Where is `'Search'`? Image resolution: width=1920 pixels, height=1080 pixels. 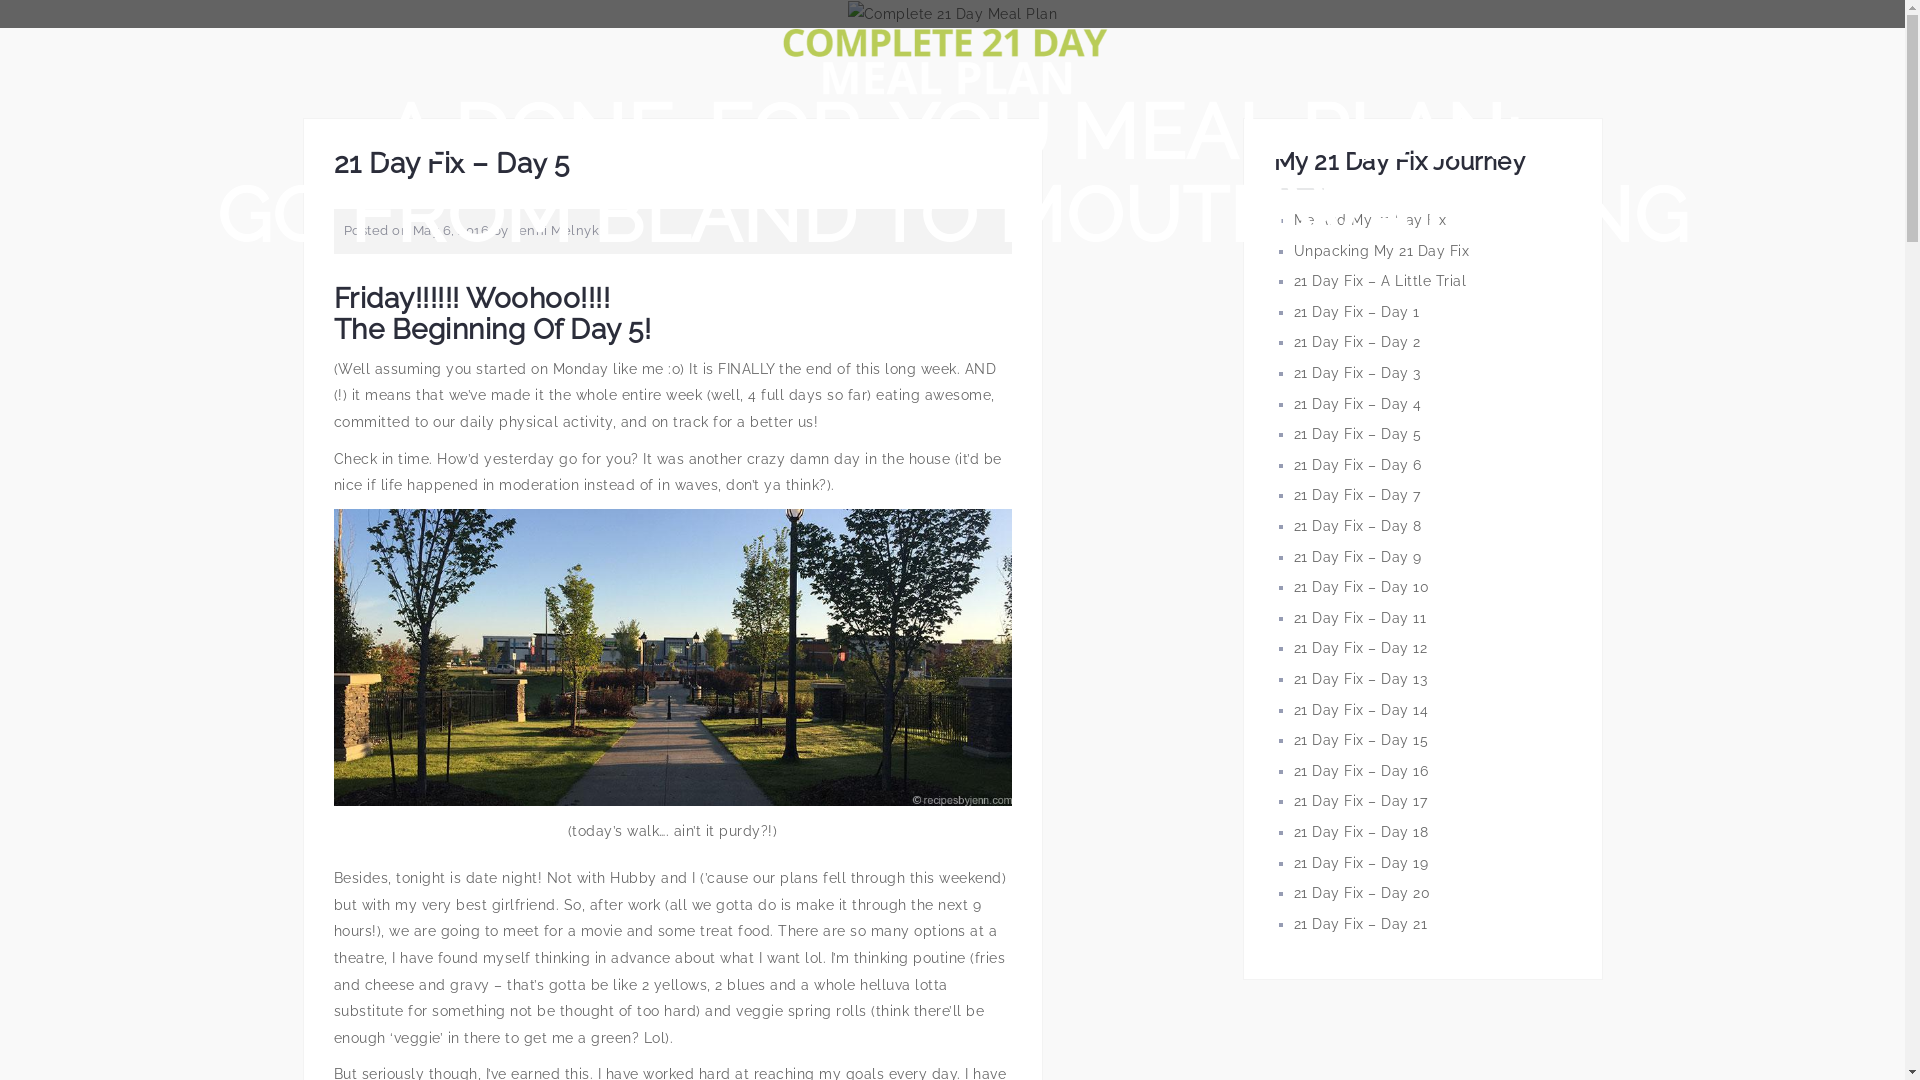 'Search' is located at coordinates (56, 27).